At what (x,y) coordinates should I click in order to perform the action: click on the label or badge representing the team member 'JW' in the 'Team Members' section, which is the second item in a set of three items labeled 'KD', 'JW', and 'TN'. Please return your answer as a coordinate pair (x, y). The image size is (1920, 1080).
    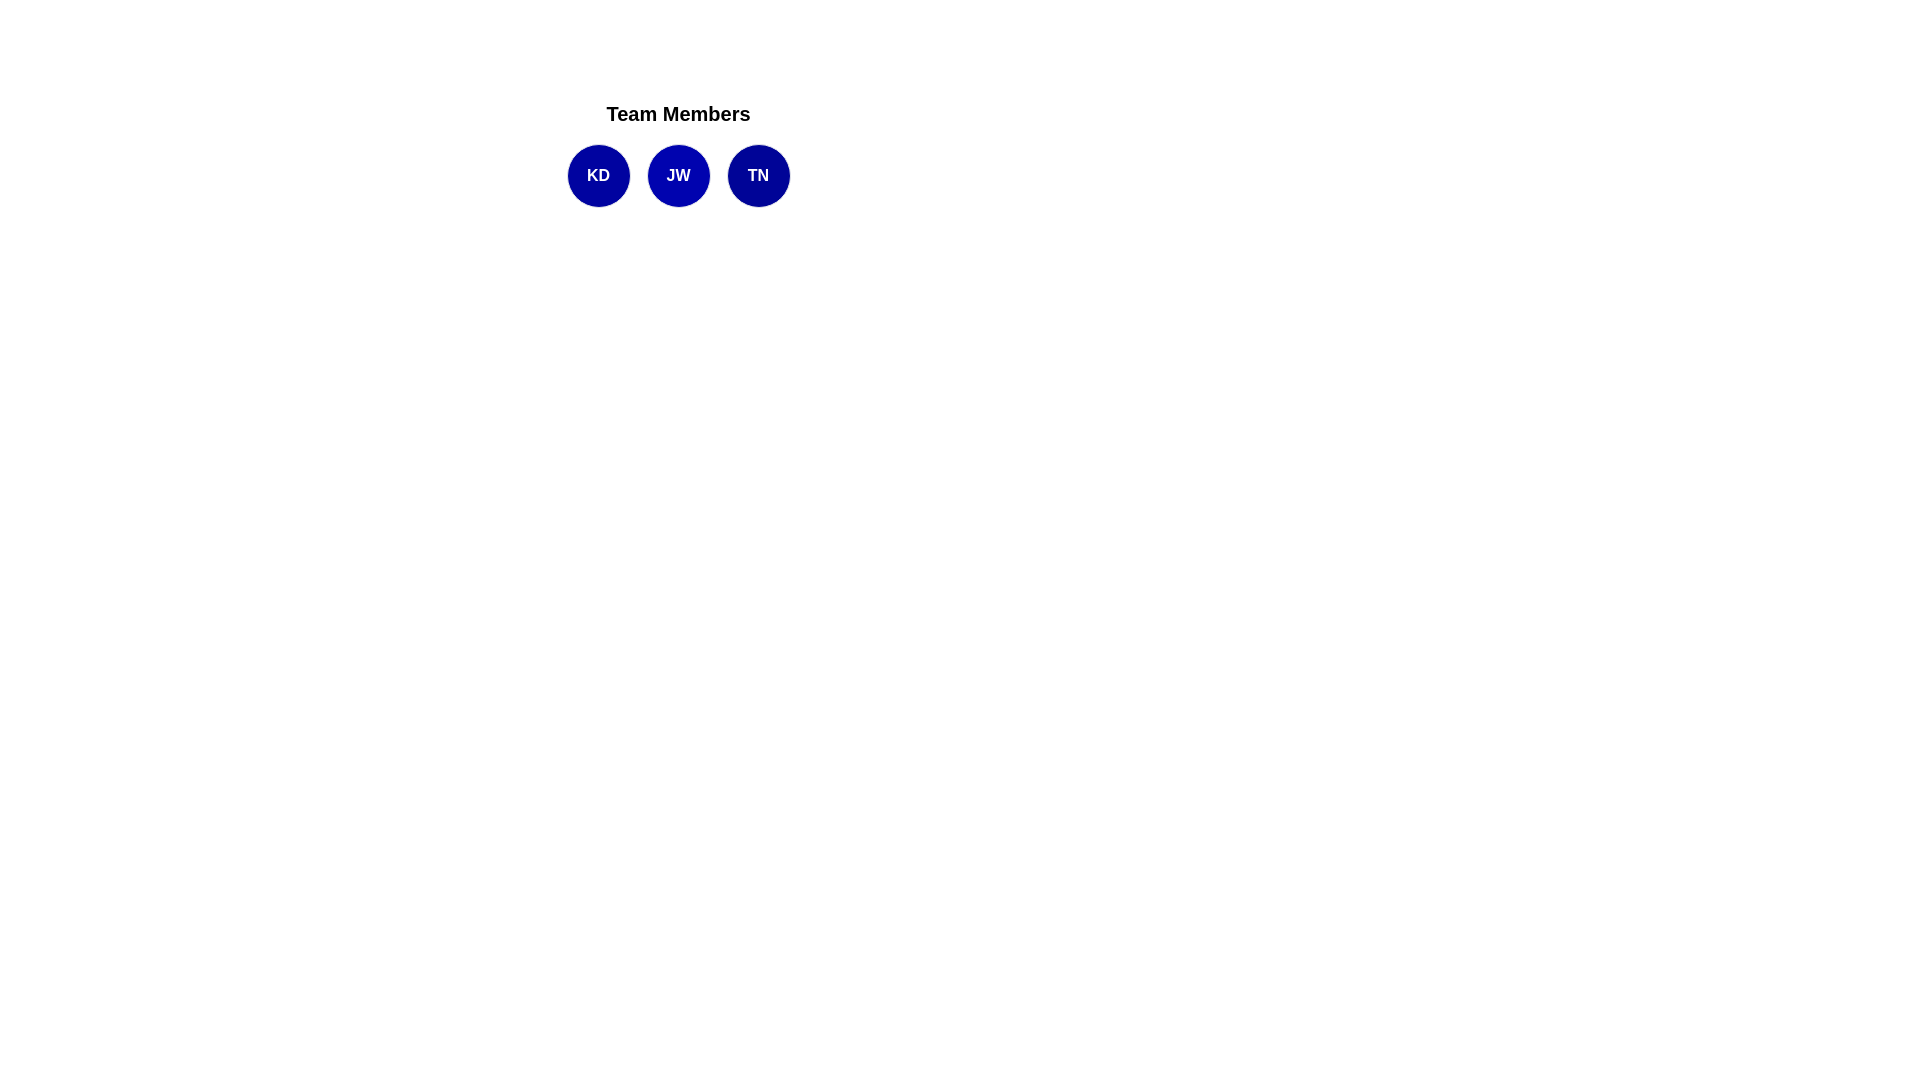
    Looking at the image, I should click on (678, 175).